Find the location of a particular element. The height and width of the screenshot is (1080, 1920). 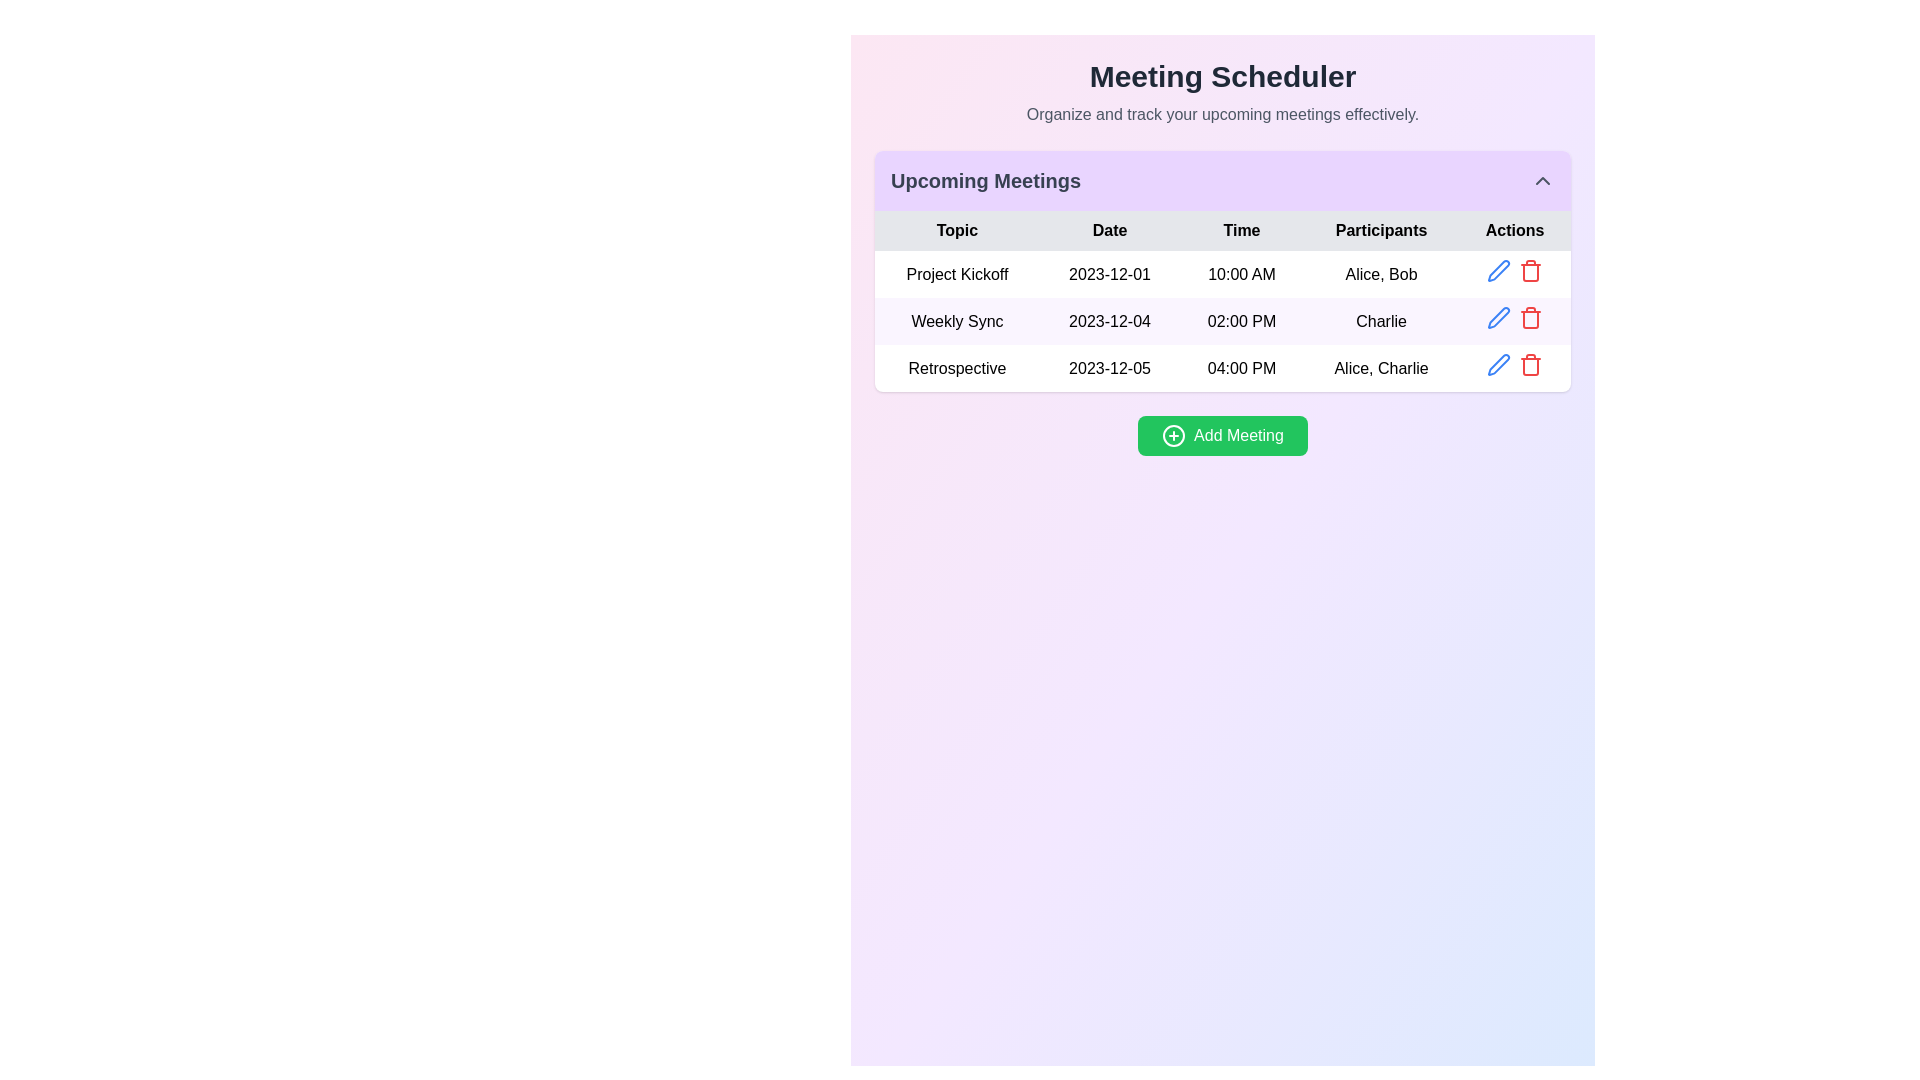

the 'Add Meeting' button, which contains an icon representing the 'add' action, located centrally below the 'Upcoming Meetings' section is located at coordinates (1174, 434).